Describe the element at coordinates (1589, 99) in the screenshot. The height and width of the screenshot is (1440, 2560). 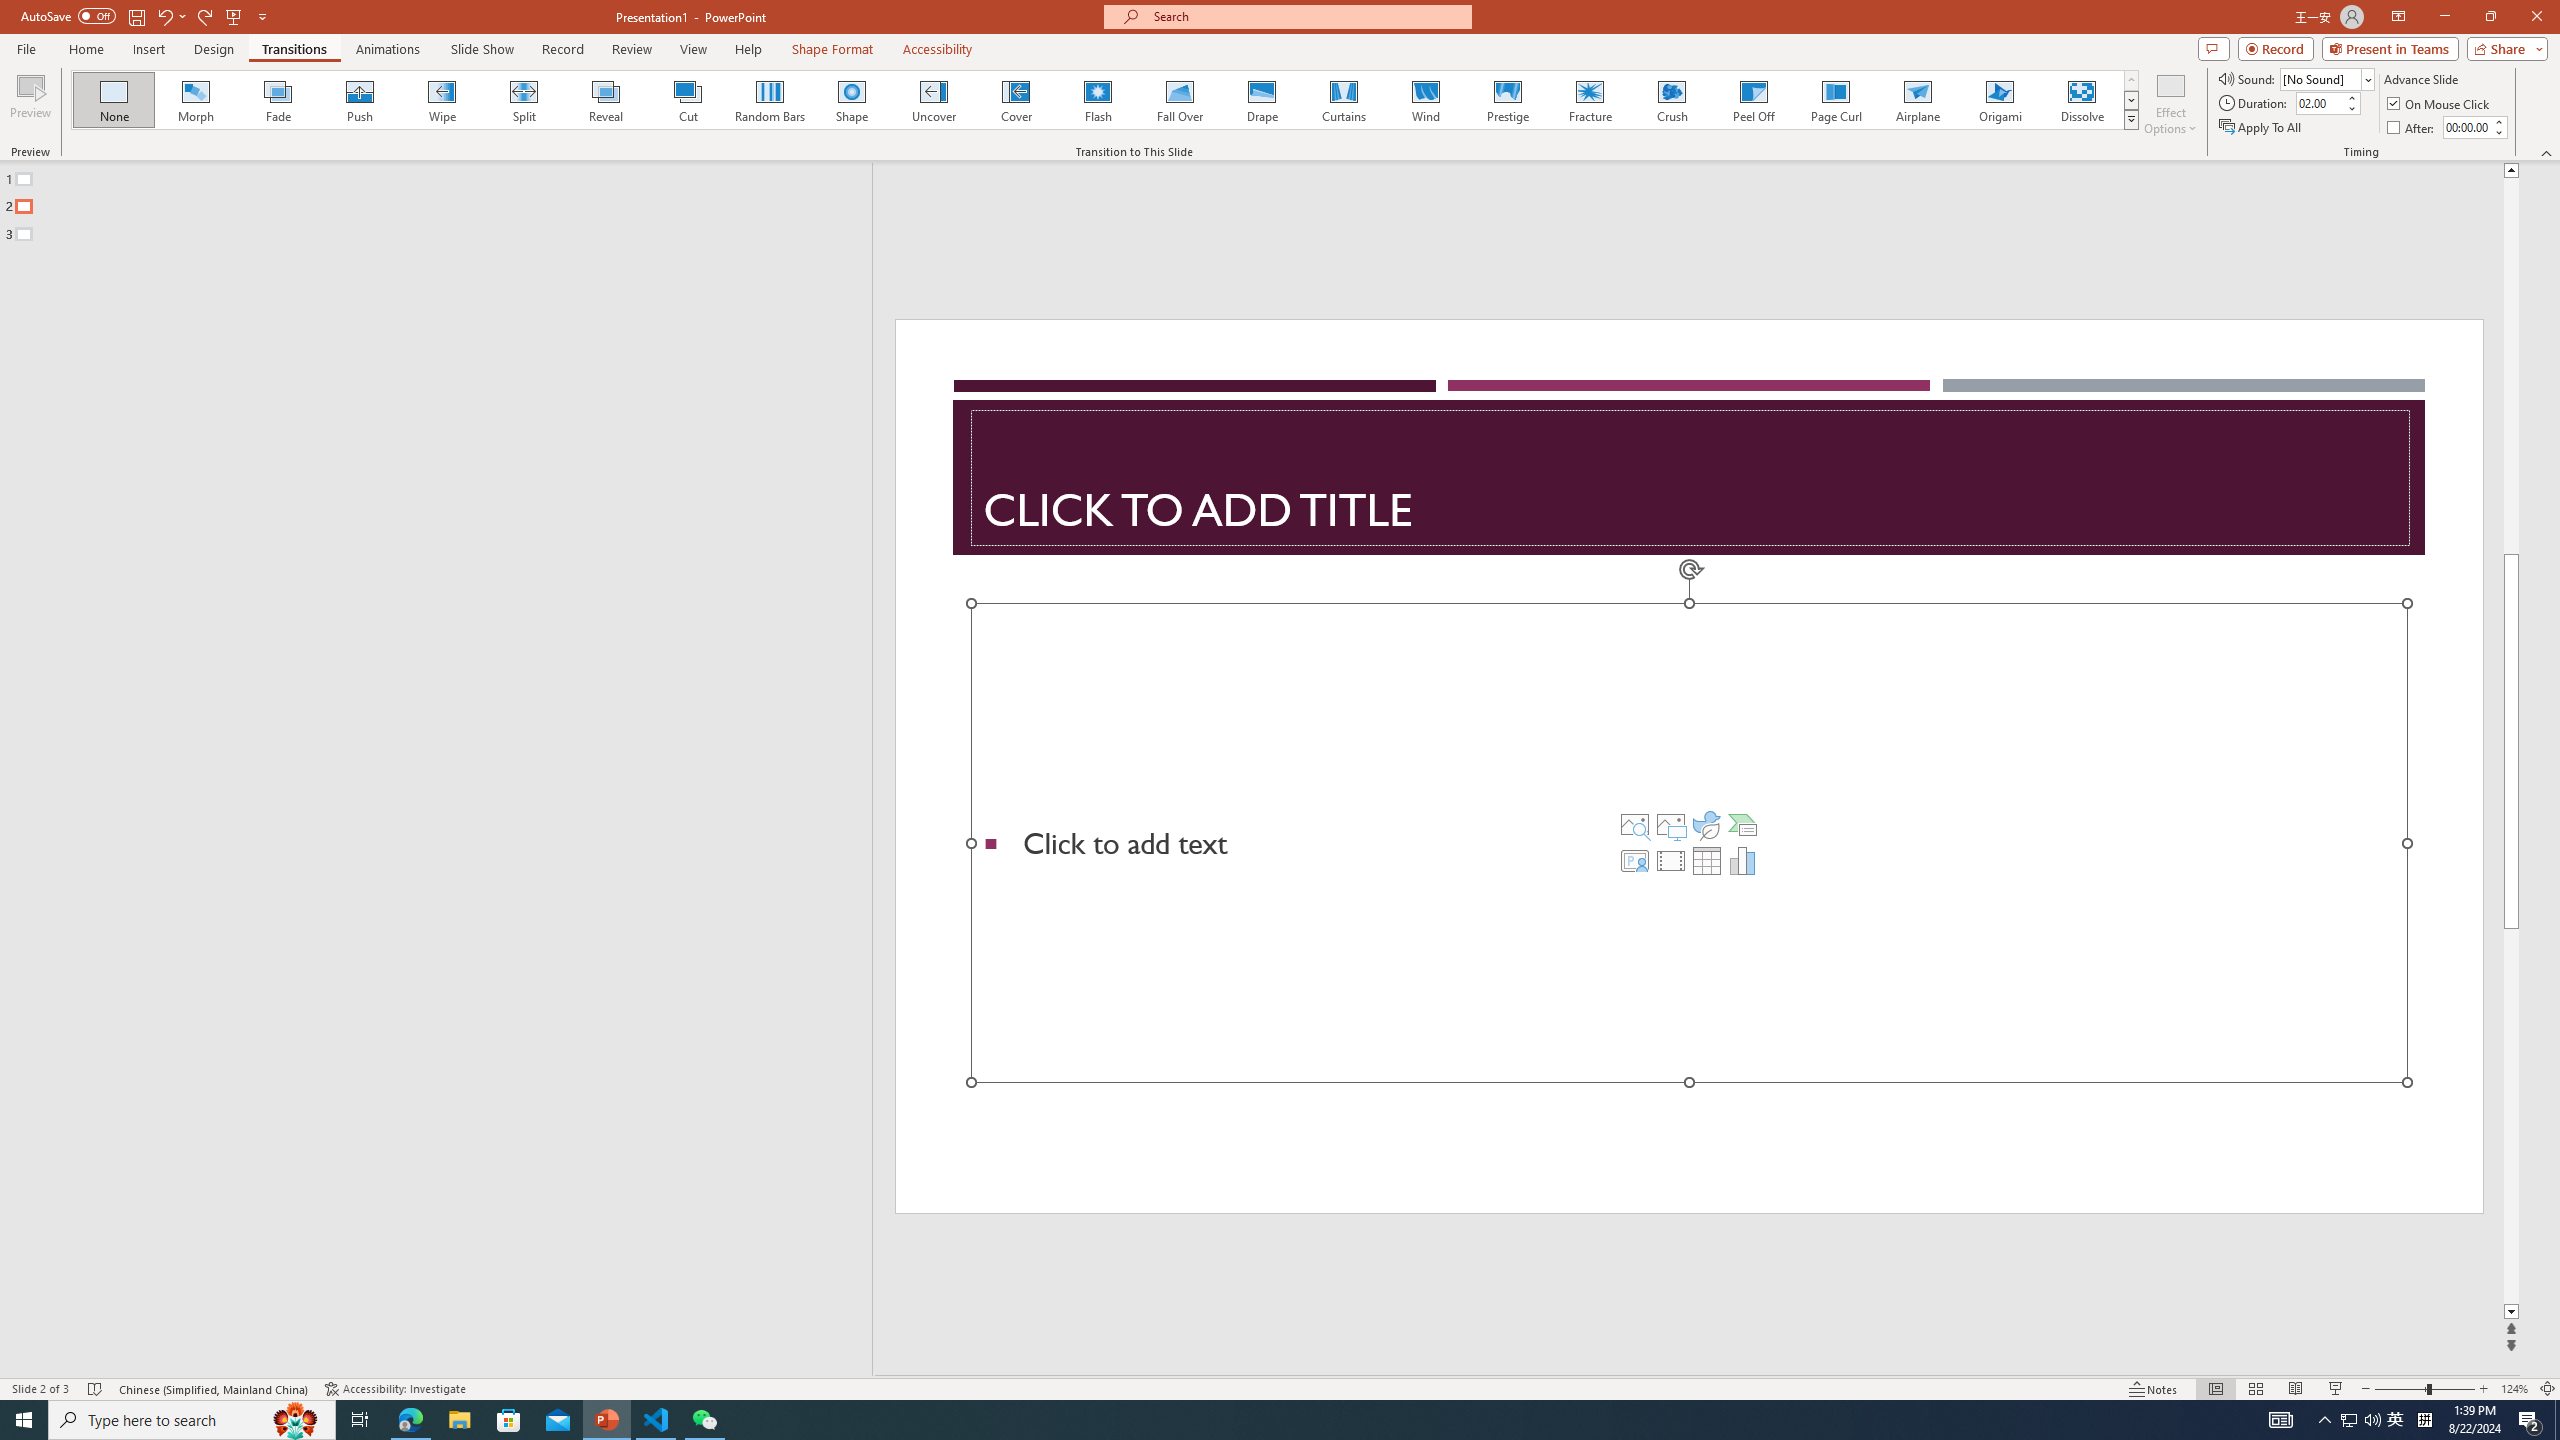
I see `'Fracture'` at that location.